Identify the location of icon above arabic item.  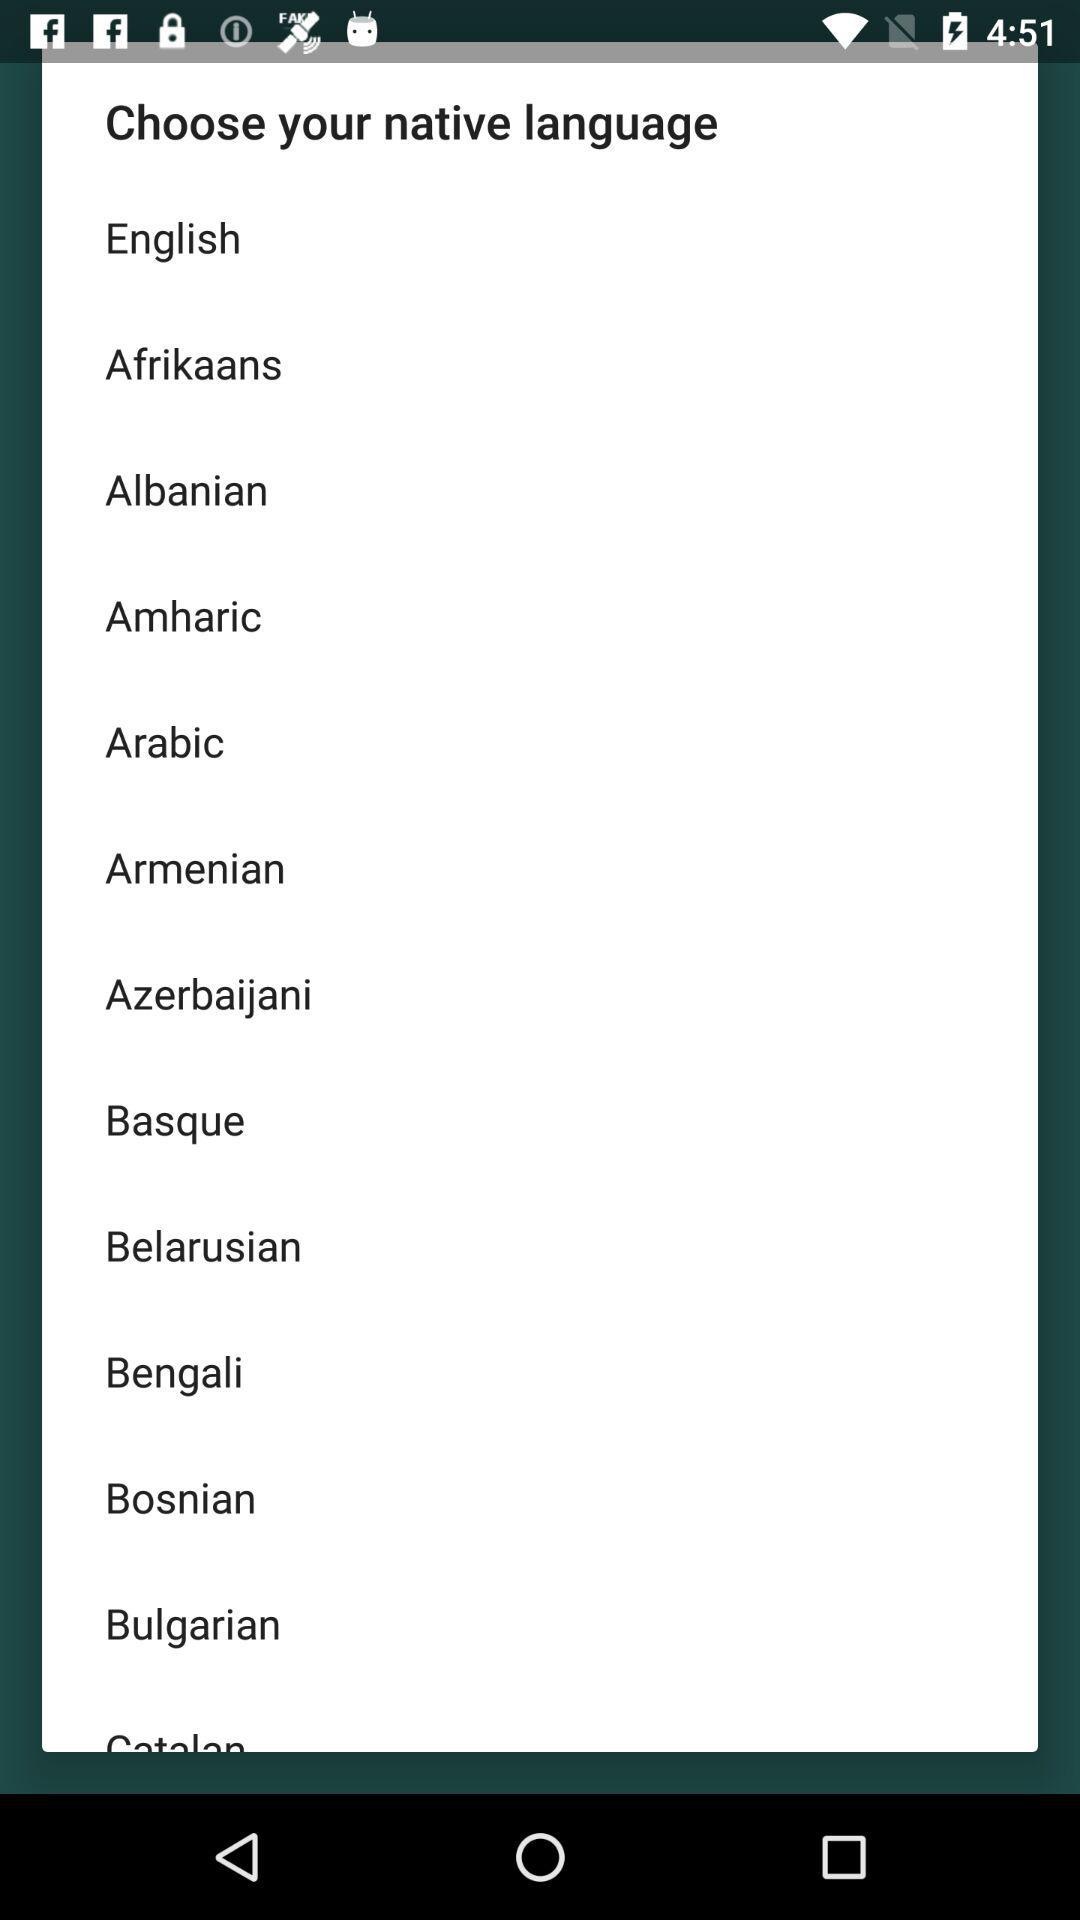
(540, 613).